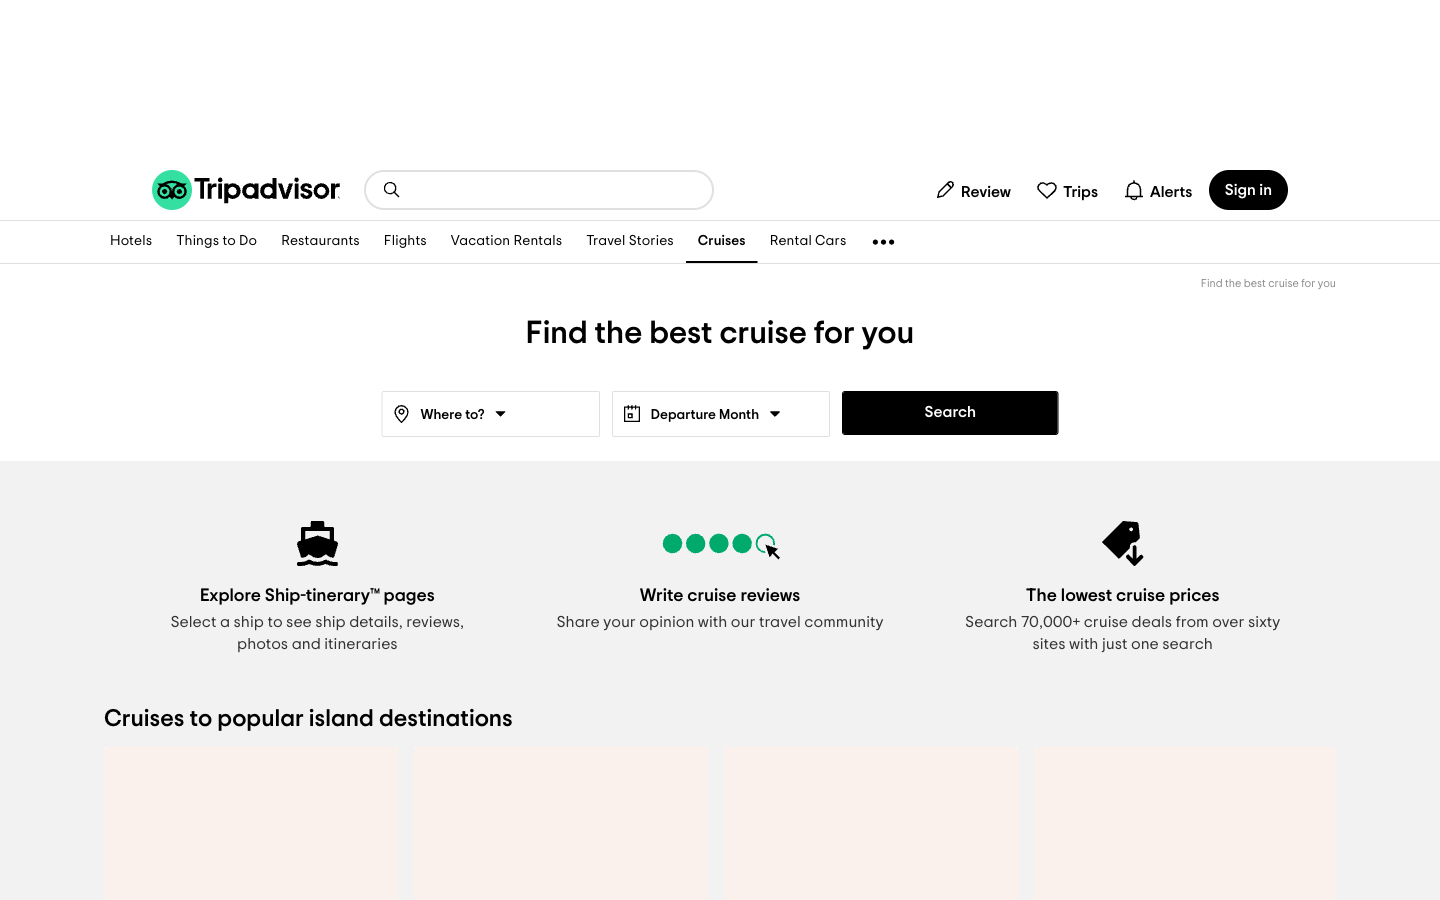 The width and height of the screenshot is (1440, 900). What do you see at coordinates (244, 189) in the screenshot?
I see `Go to TripAdvisor"s home page` at bounding box center [244, 189].